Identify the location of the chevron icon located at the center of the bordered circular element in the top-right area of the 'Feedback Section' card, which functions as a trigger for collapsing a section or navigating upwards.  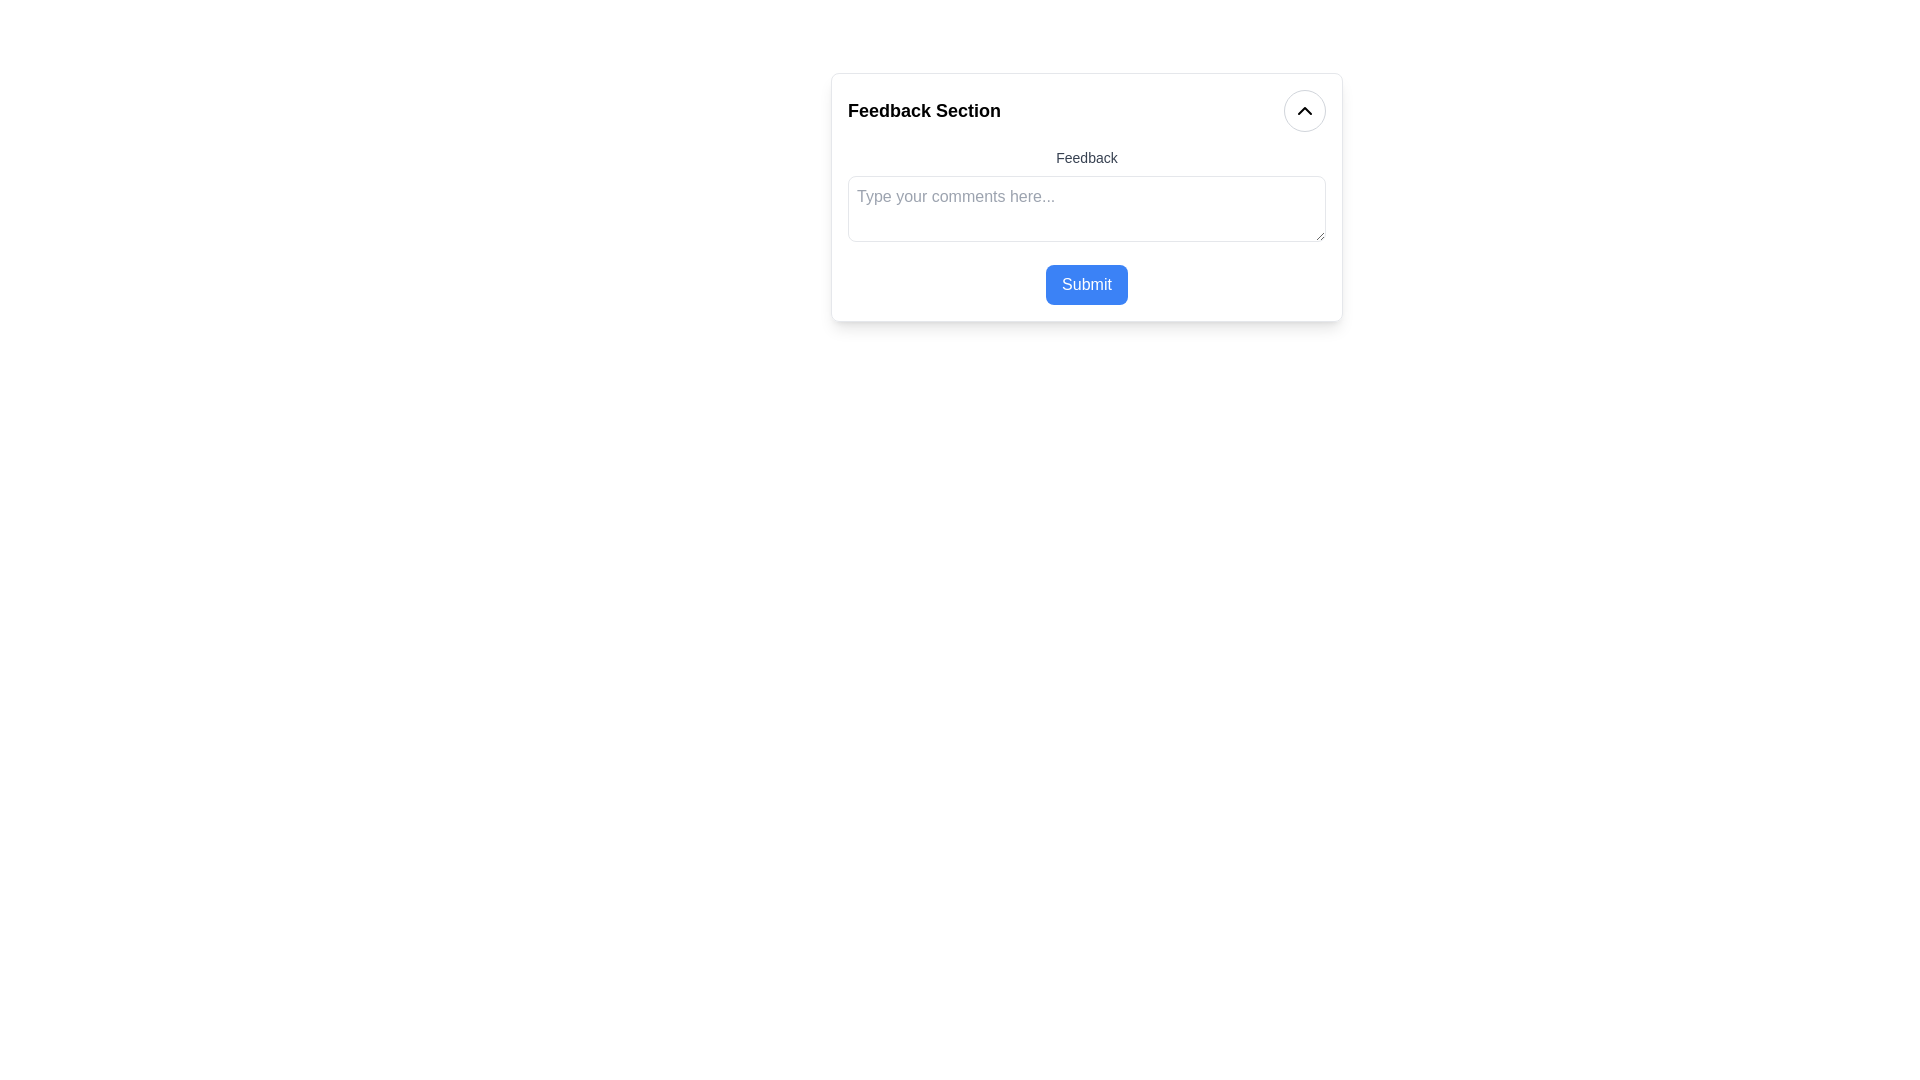
(1305, 111).